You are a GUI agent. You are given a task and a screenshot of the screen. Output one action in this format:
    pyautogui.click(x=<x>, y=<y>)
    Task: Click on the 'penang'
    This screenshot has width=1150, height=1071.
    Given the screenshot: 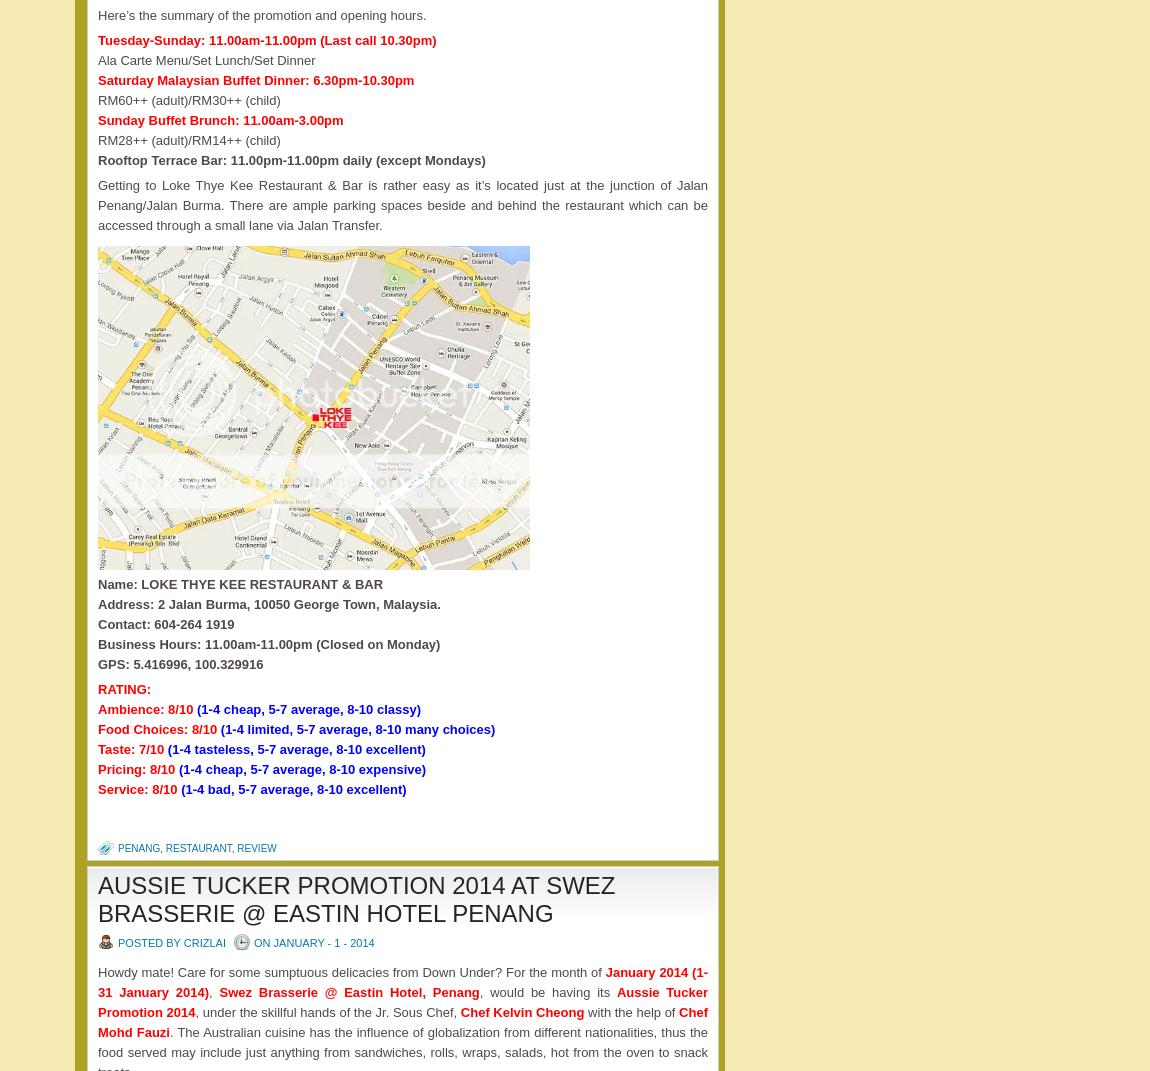 What is the action you would take?
    pyautogui.click(x=138, y=848)
    